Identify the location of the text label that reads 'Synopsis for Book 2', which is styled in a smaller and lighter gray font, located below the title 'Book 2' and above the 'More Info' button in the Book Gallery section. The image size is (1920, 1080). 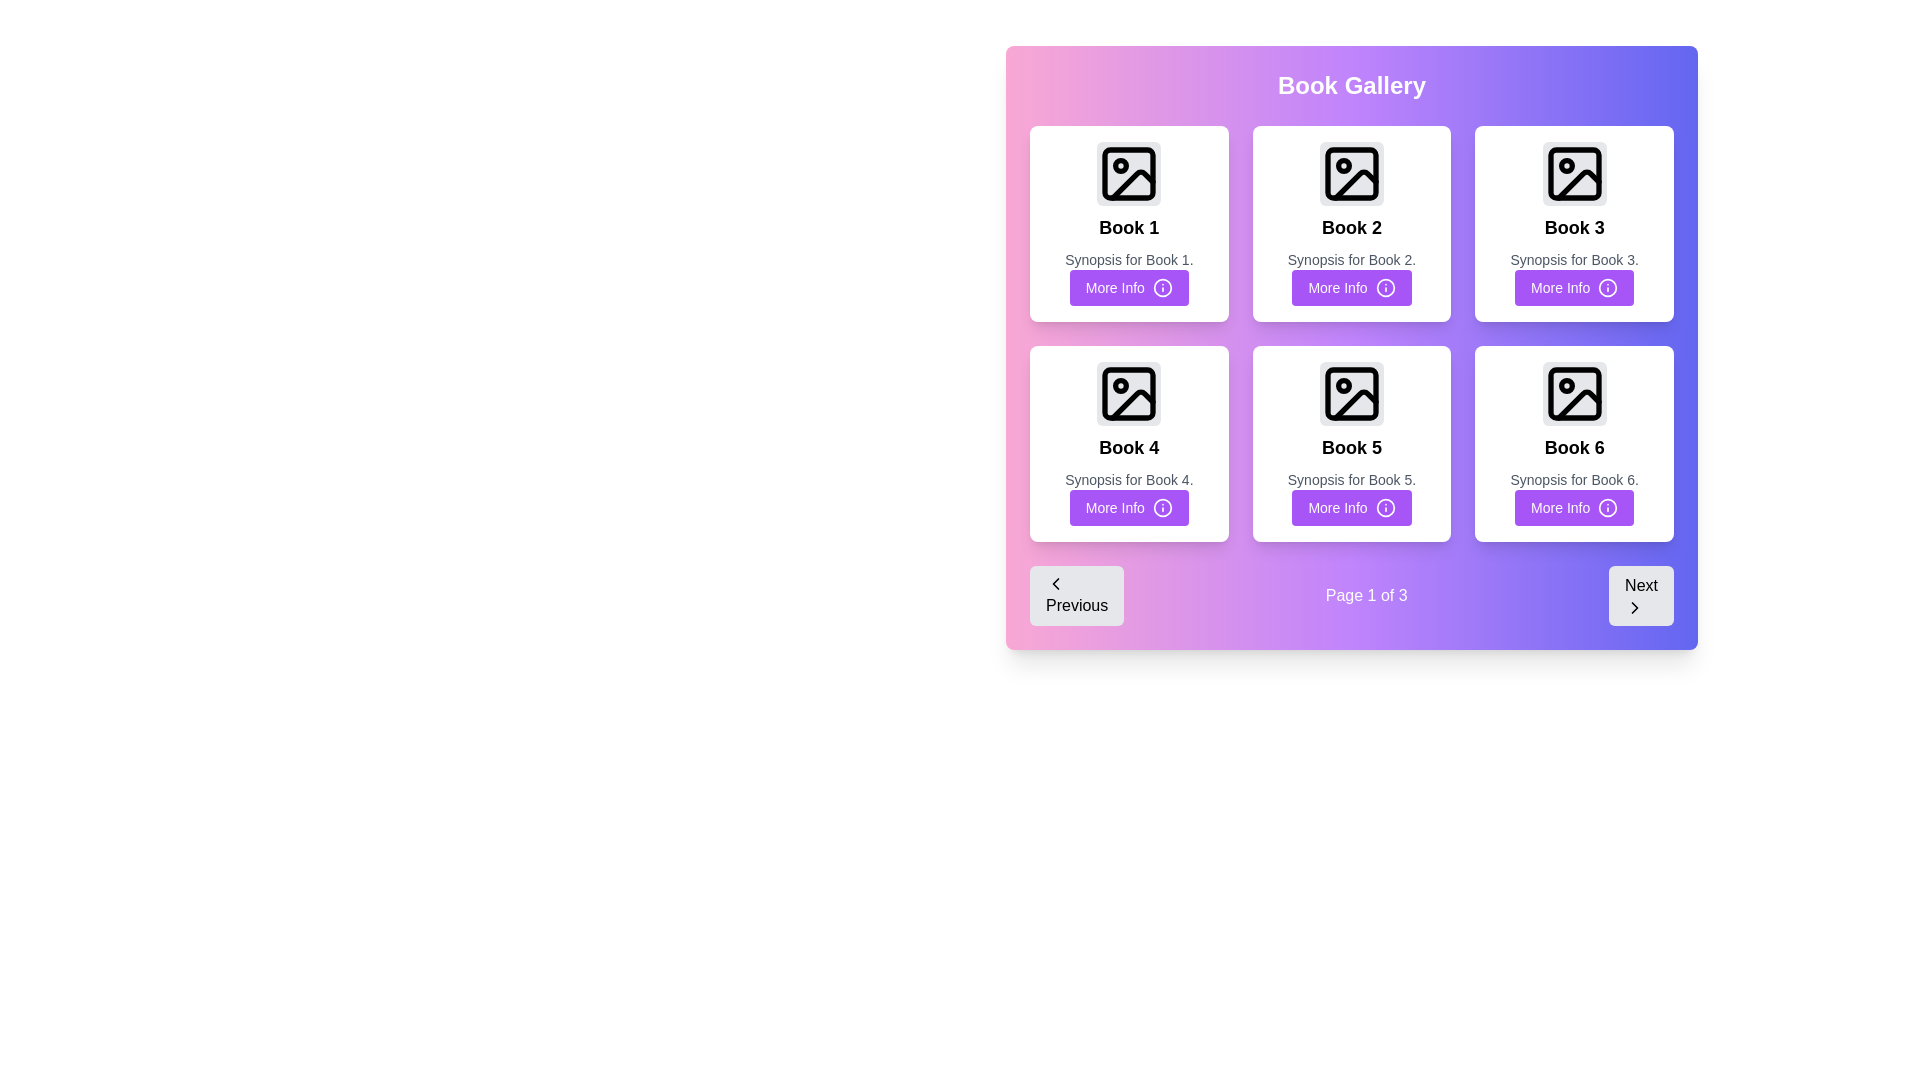
(1352, 258).